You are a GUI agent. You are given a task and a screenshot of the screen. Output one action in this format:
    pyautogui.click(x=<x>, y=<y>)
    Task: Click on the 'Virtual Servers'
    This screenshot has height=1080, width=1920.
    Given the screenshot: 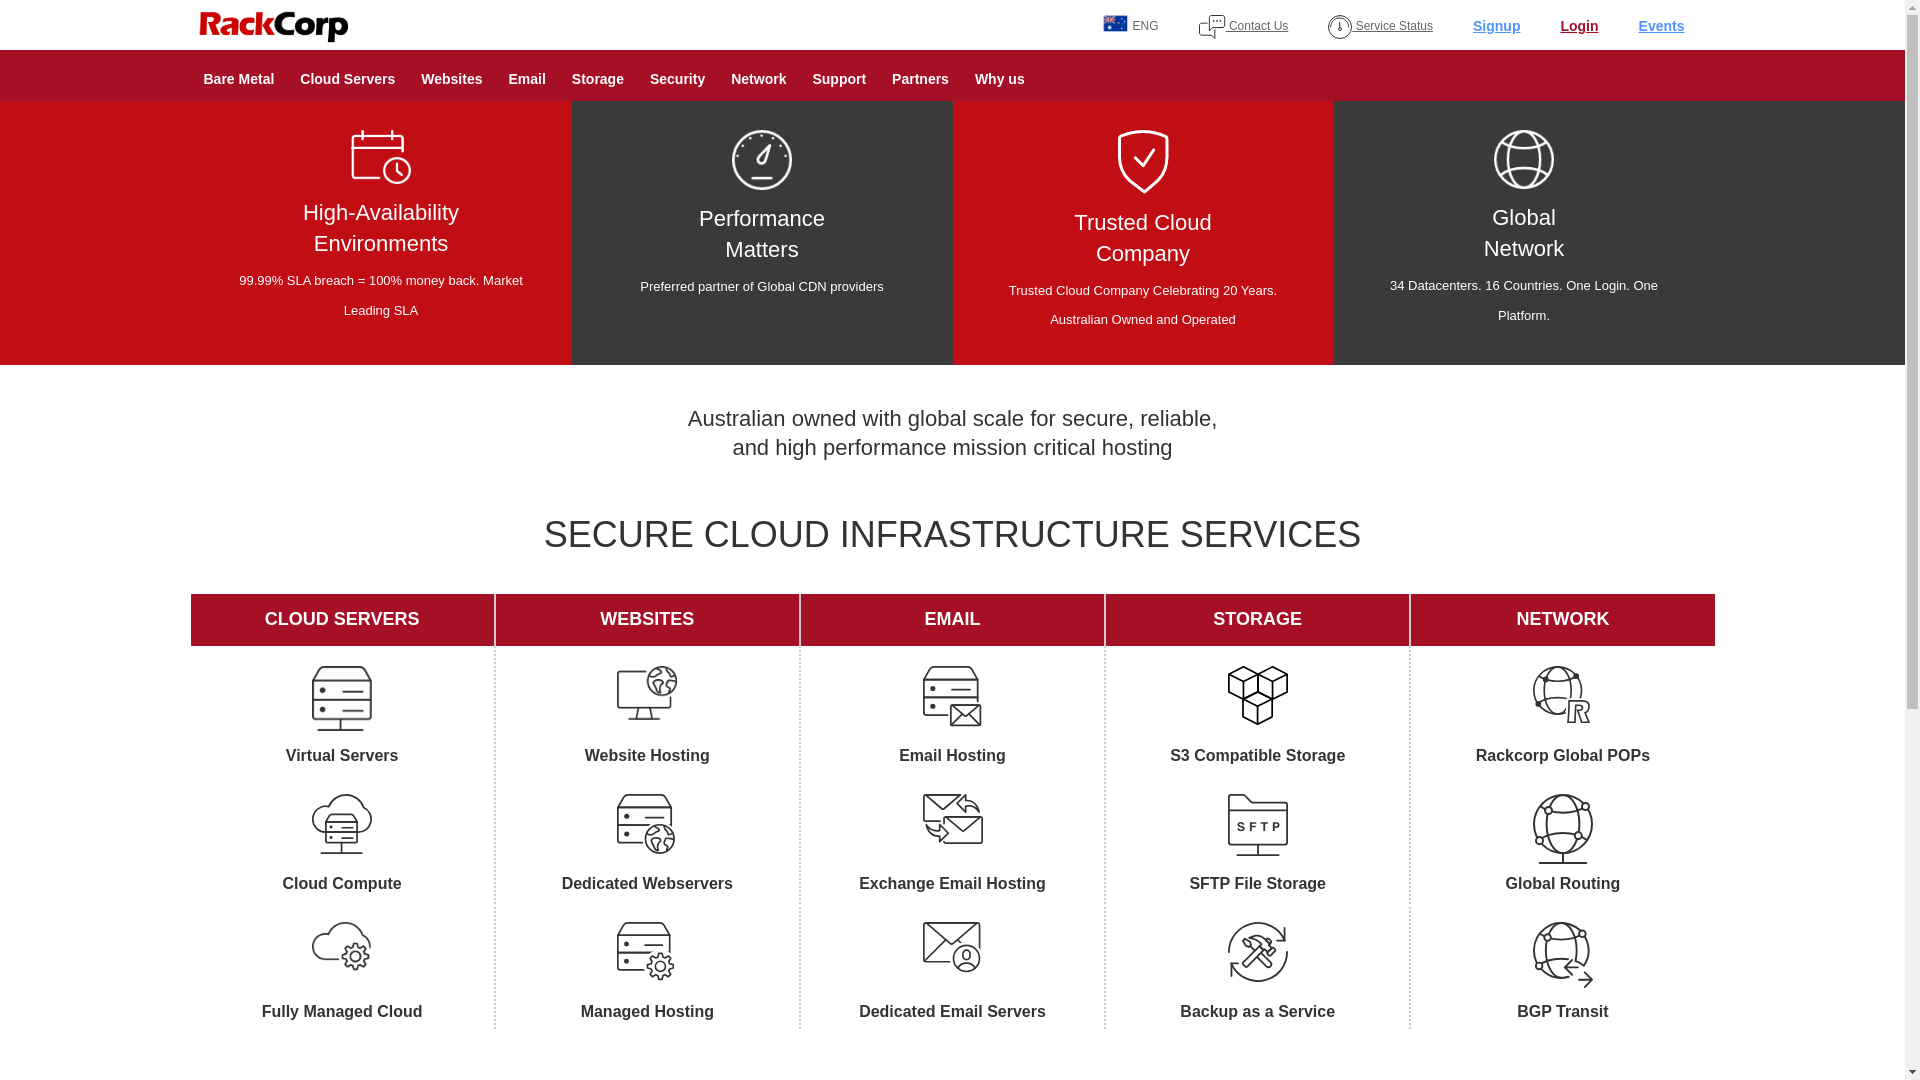 What is the action you would take?
    pyautogui.click(x=342, y=714)
    